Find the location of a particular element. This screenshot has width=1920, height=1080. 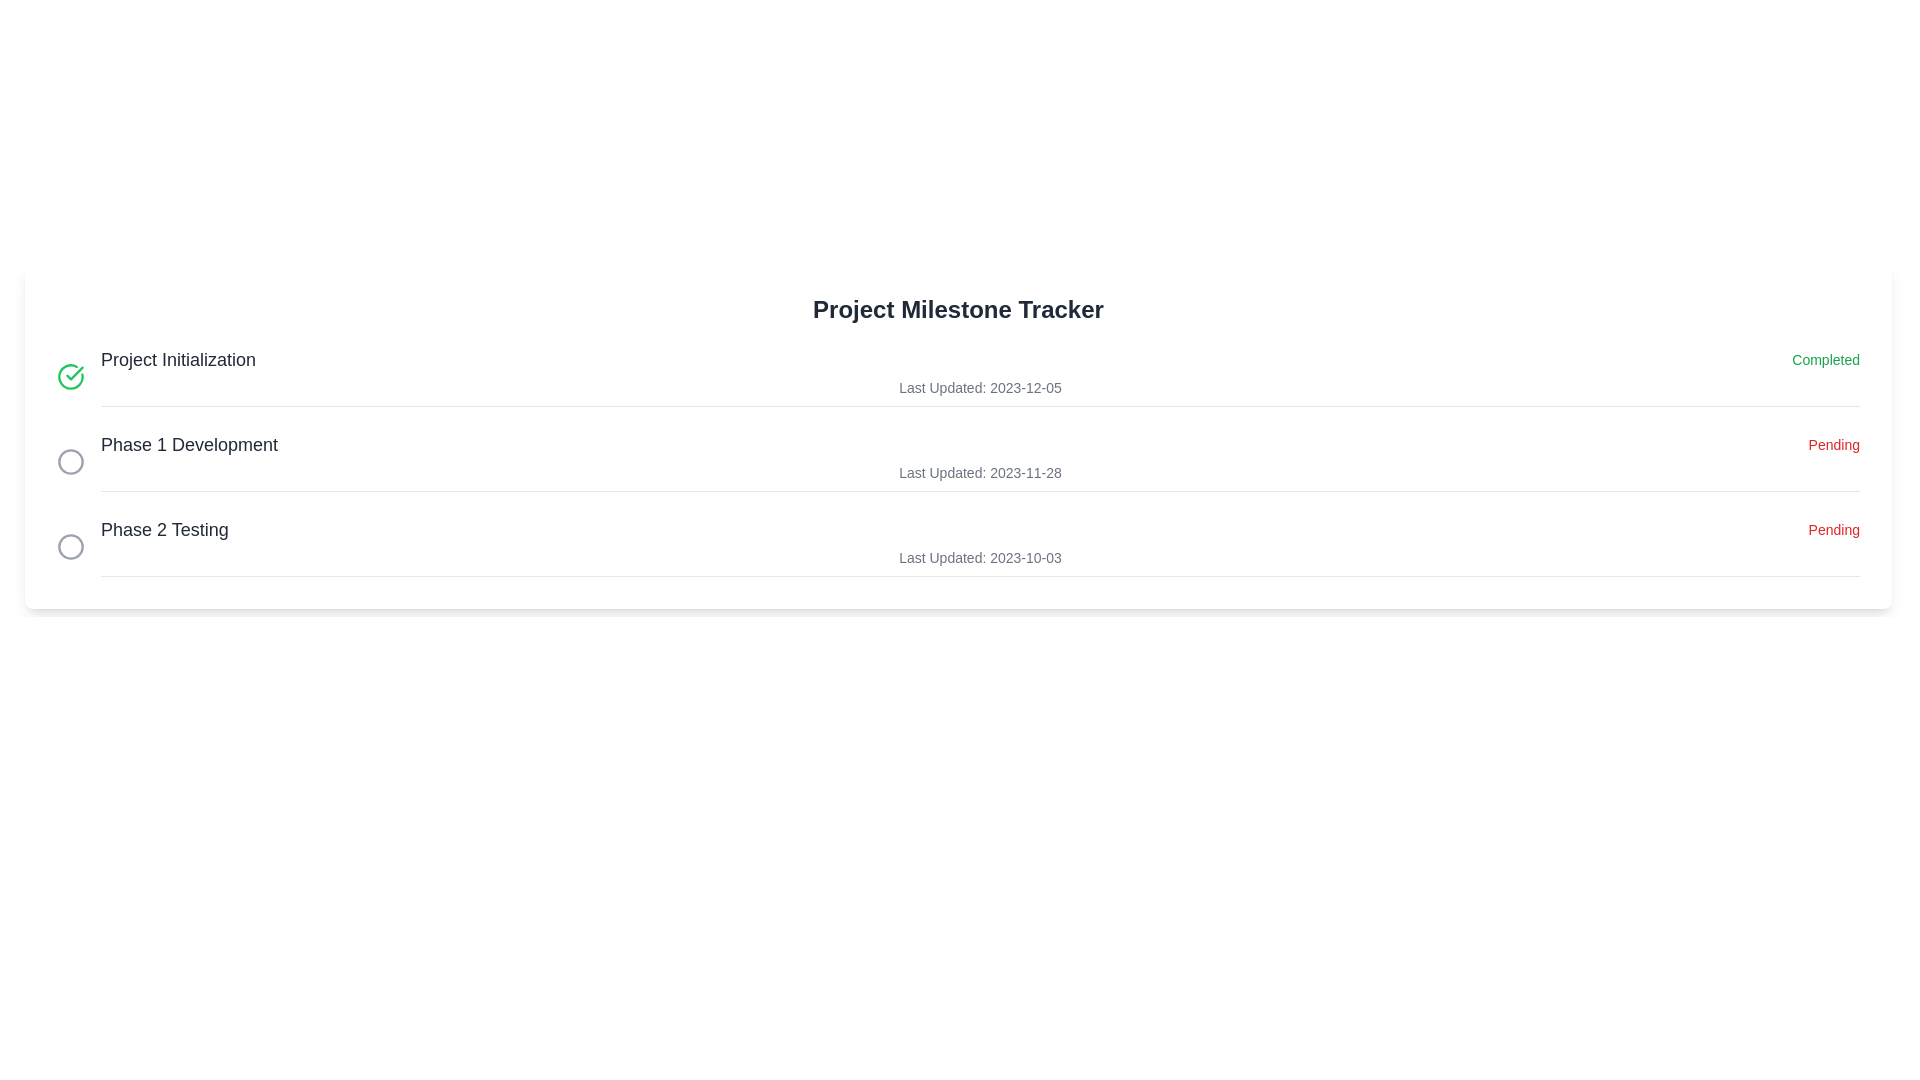

the text label displaying 'Last Updated: 2023-11-28', which provides metadata information under the 'Phase 1 Development' heading is located at coordinates (980, 473).